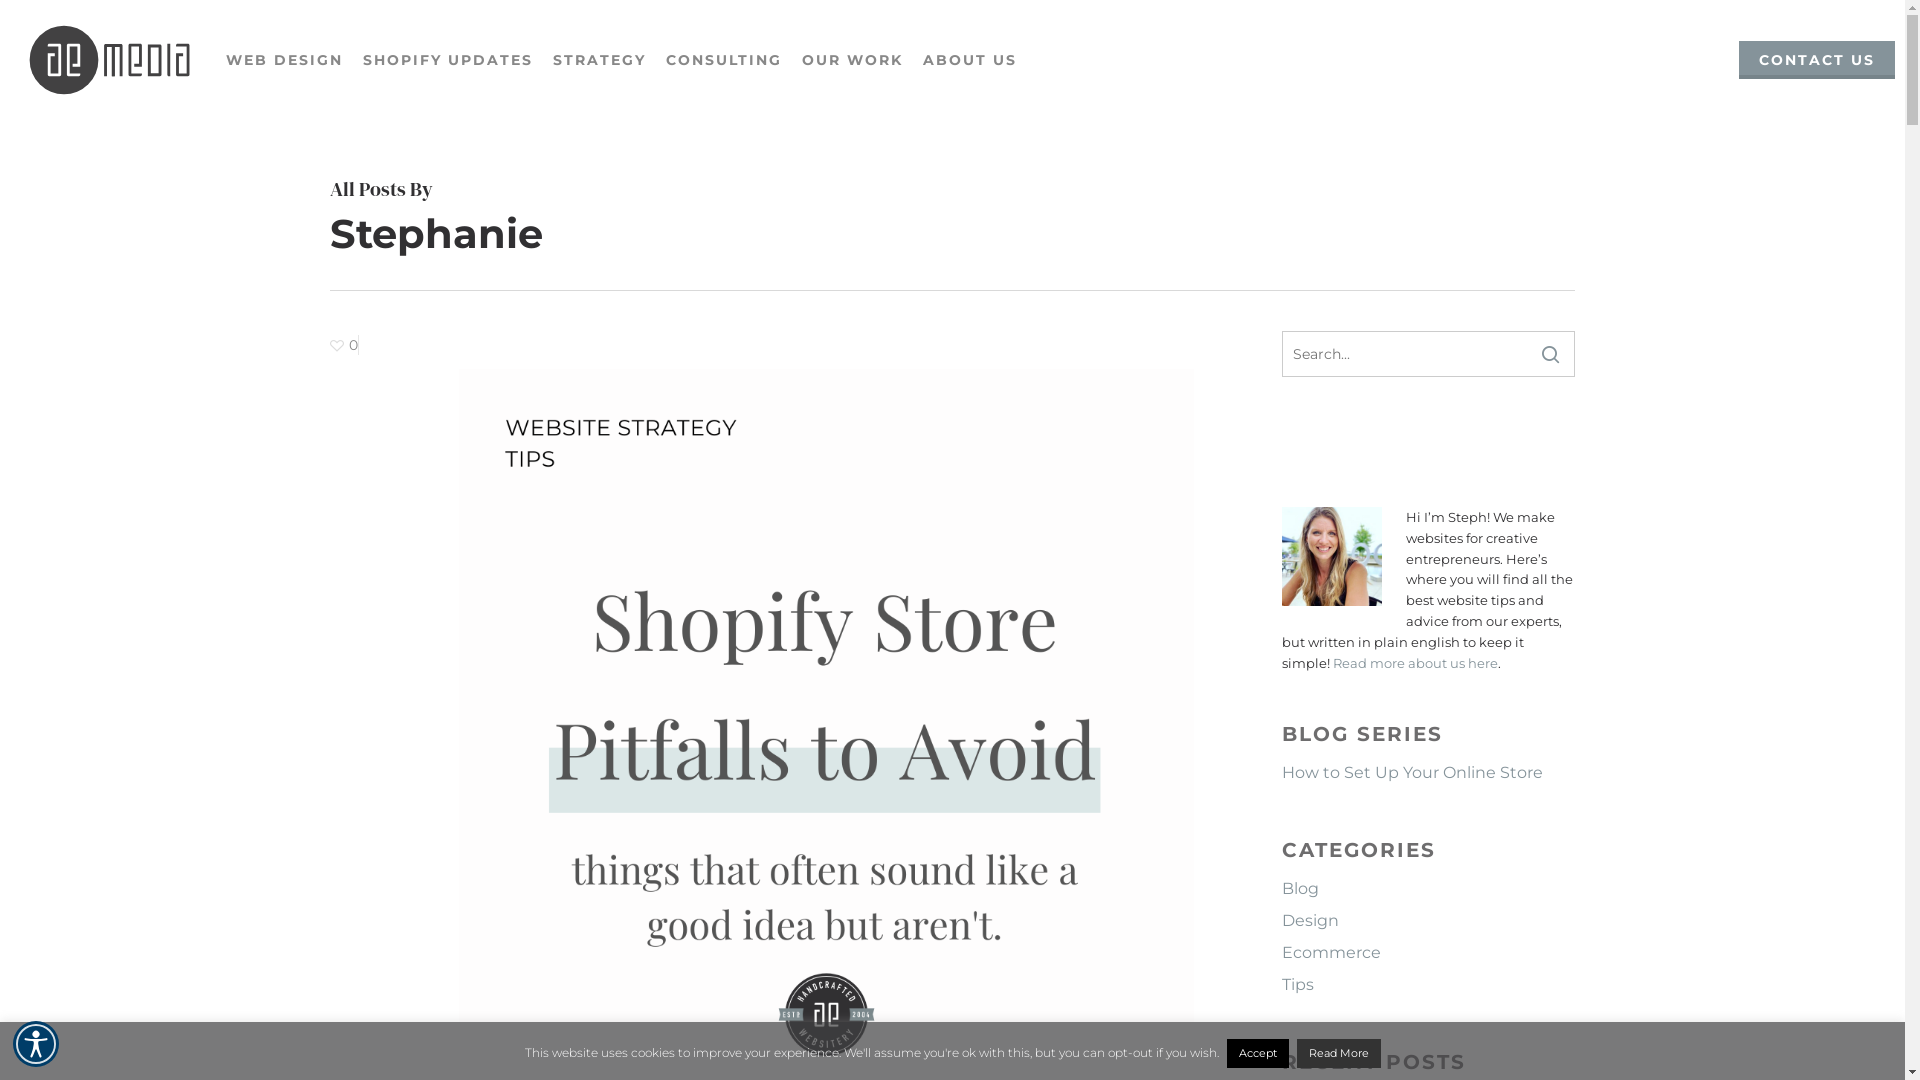 The height and width of the screenshot is (1080, 1920). Describe the element at coordinates (1256, 1052) in the screenshot. I see `'Accept'` at that location.